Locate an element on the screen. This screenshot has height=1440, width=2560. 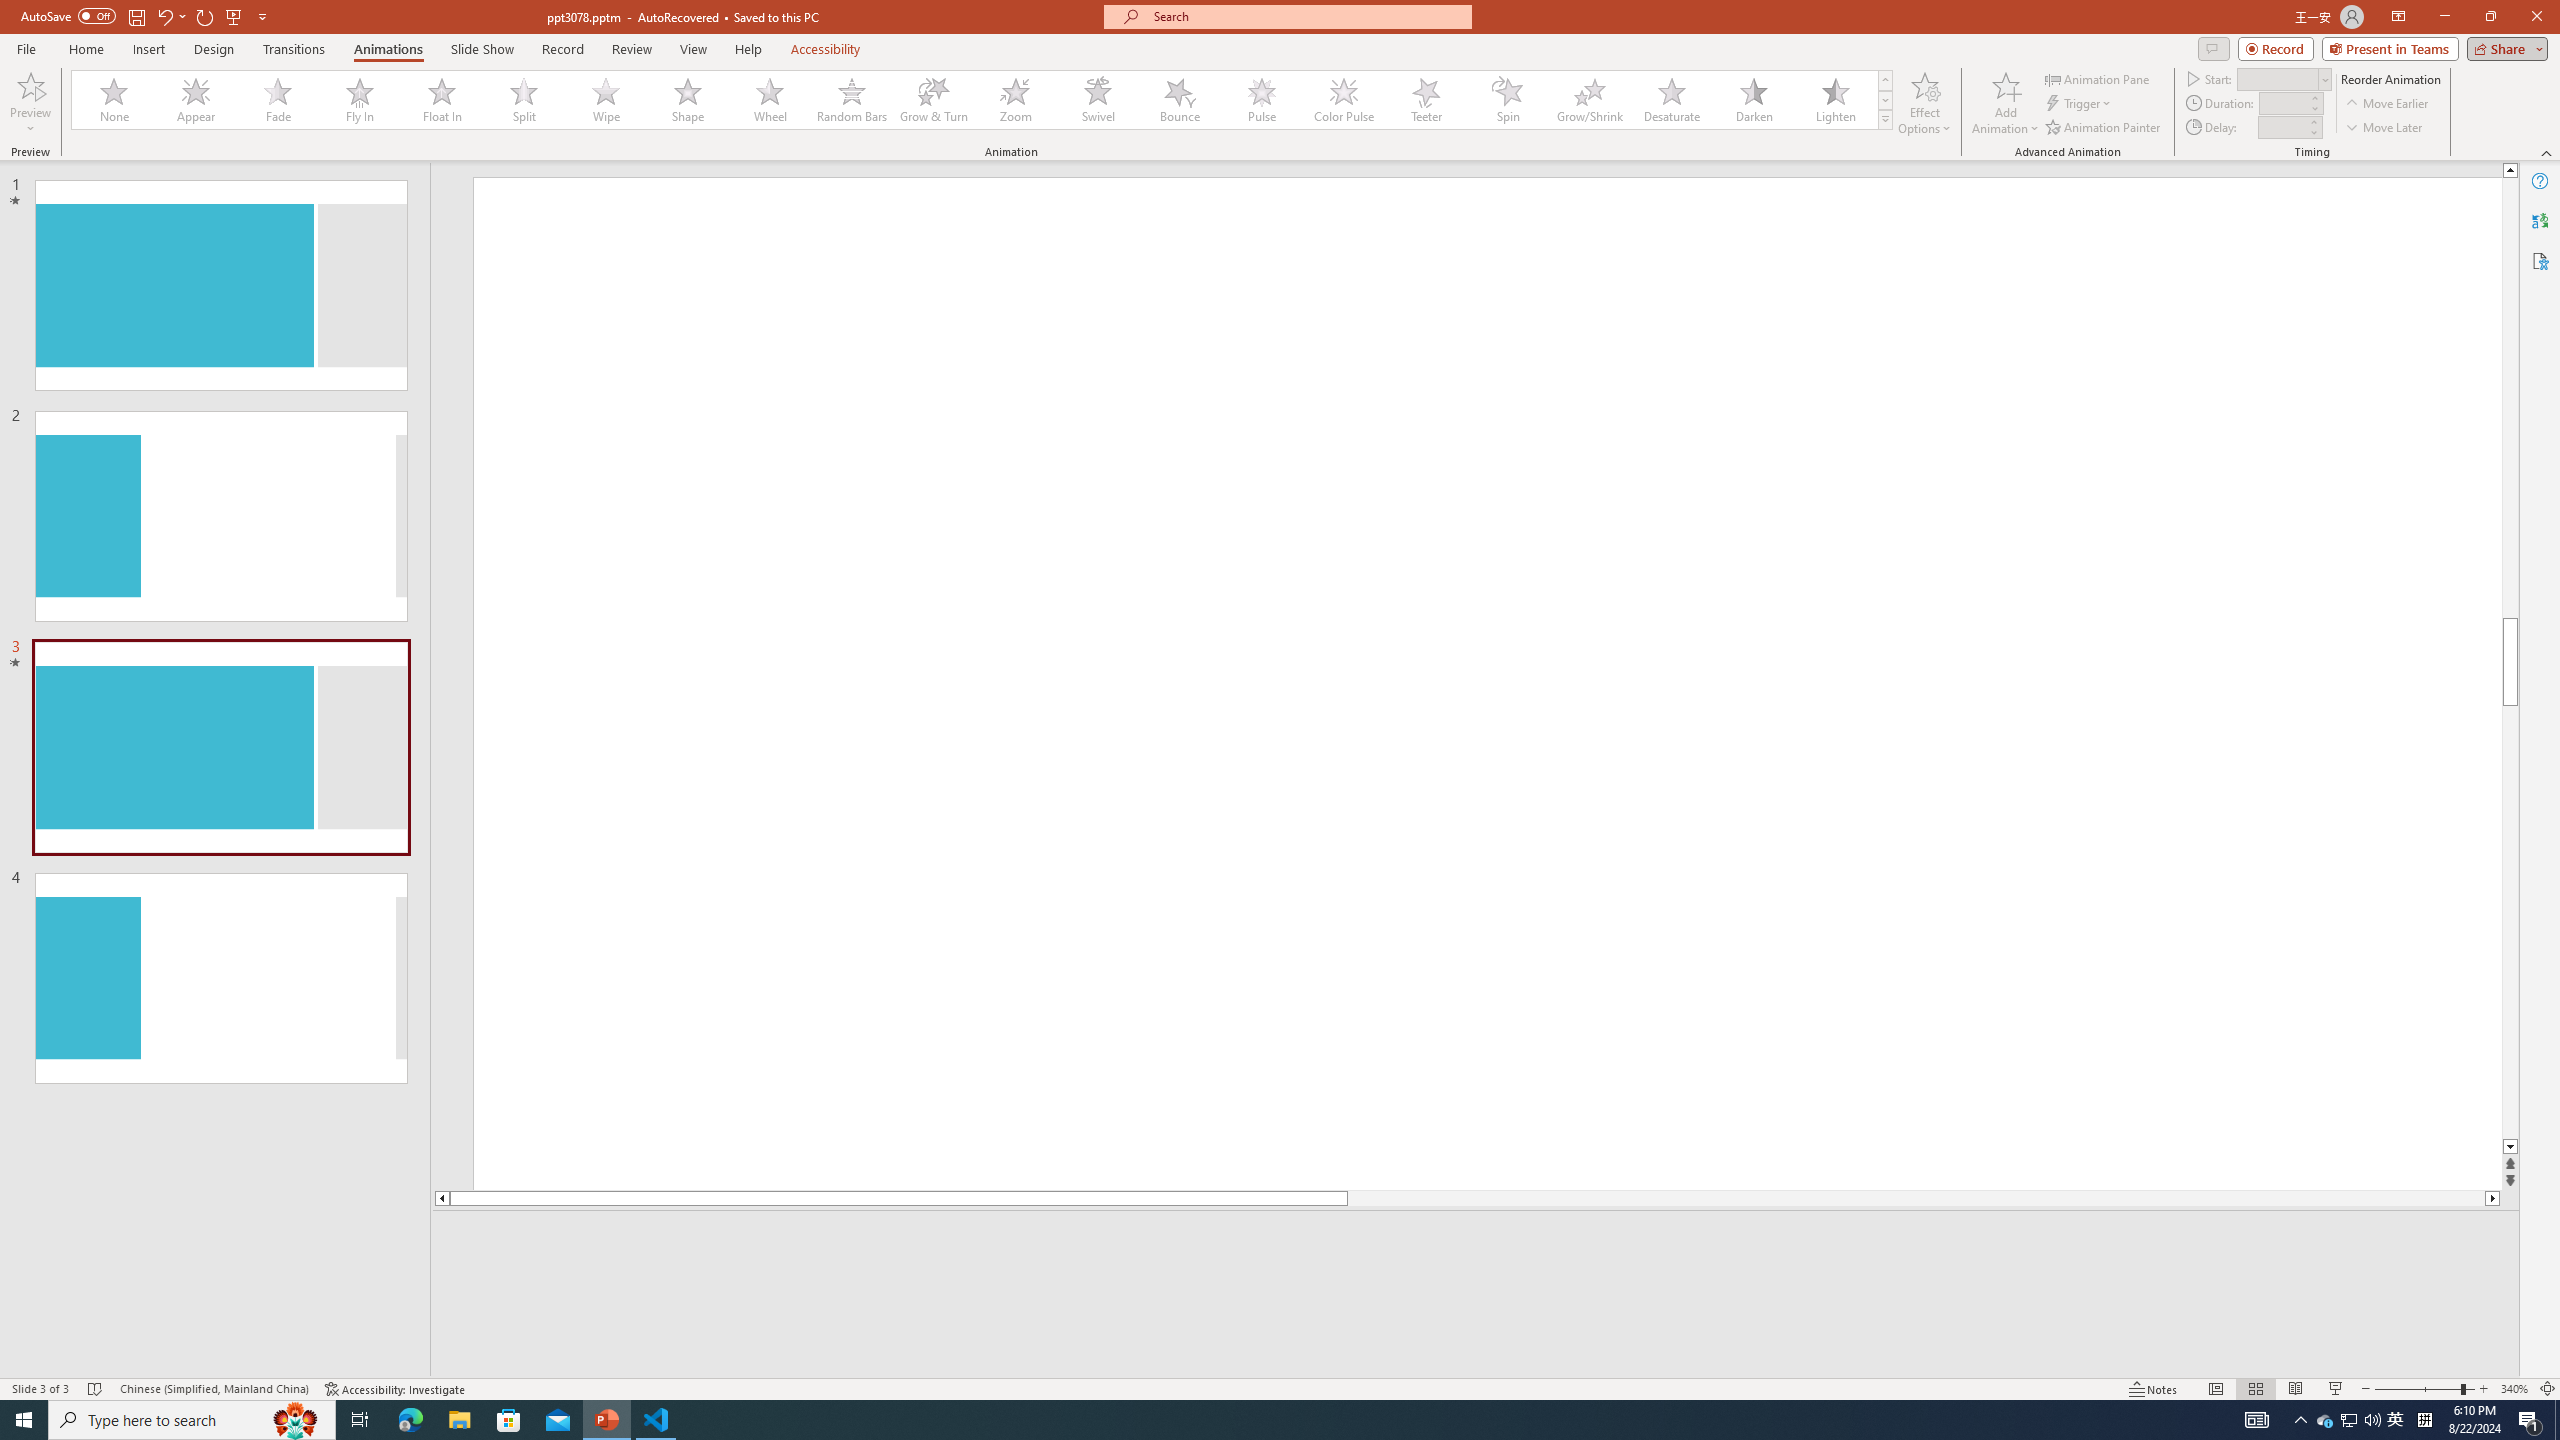
'Swivel' is located at coordinates (1097, 99).